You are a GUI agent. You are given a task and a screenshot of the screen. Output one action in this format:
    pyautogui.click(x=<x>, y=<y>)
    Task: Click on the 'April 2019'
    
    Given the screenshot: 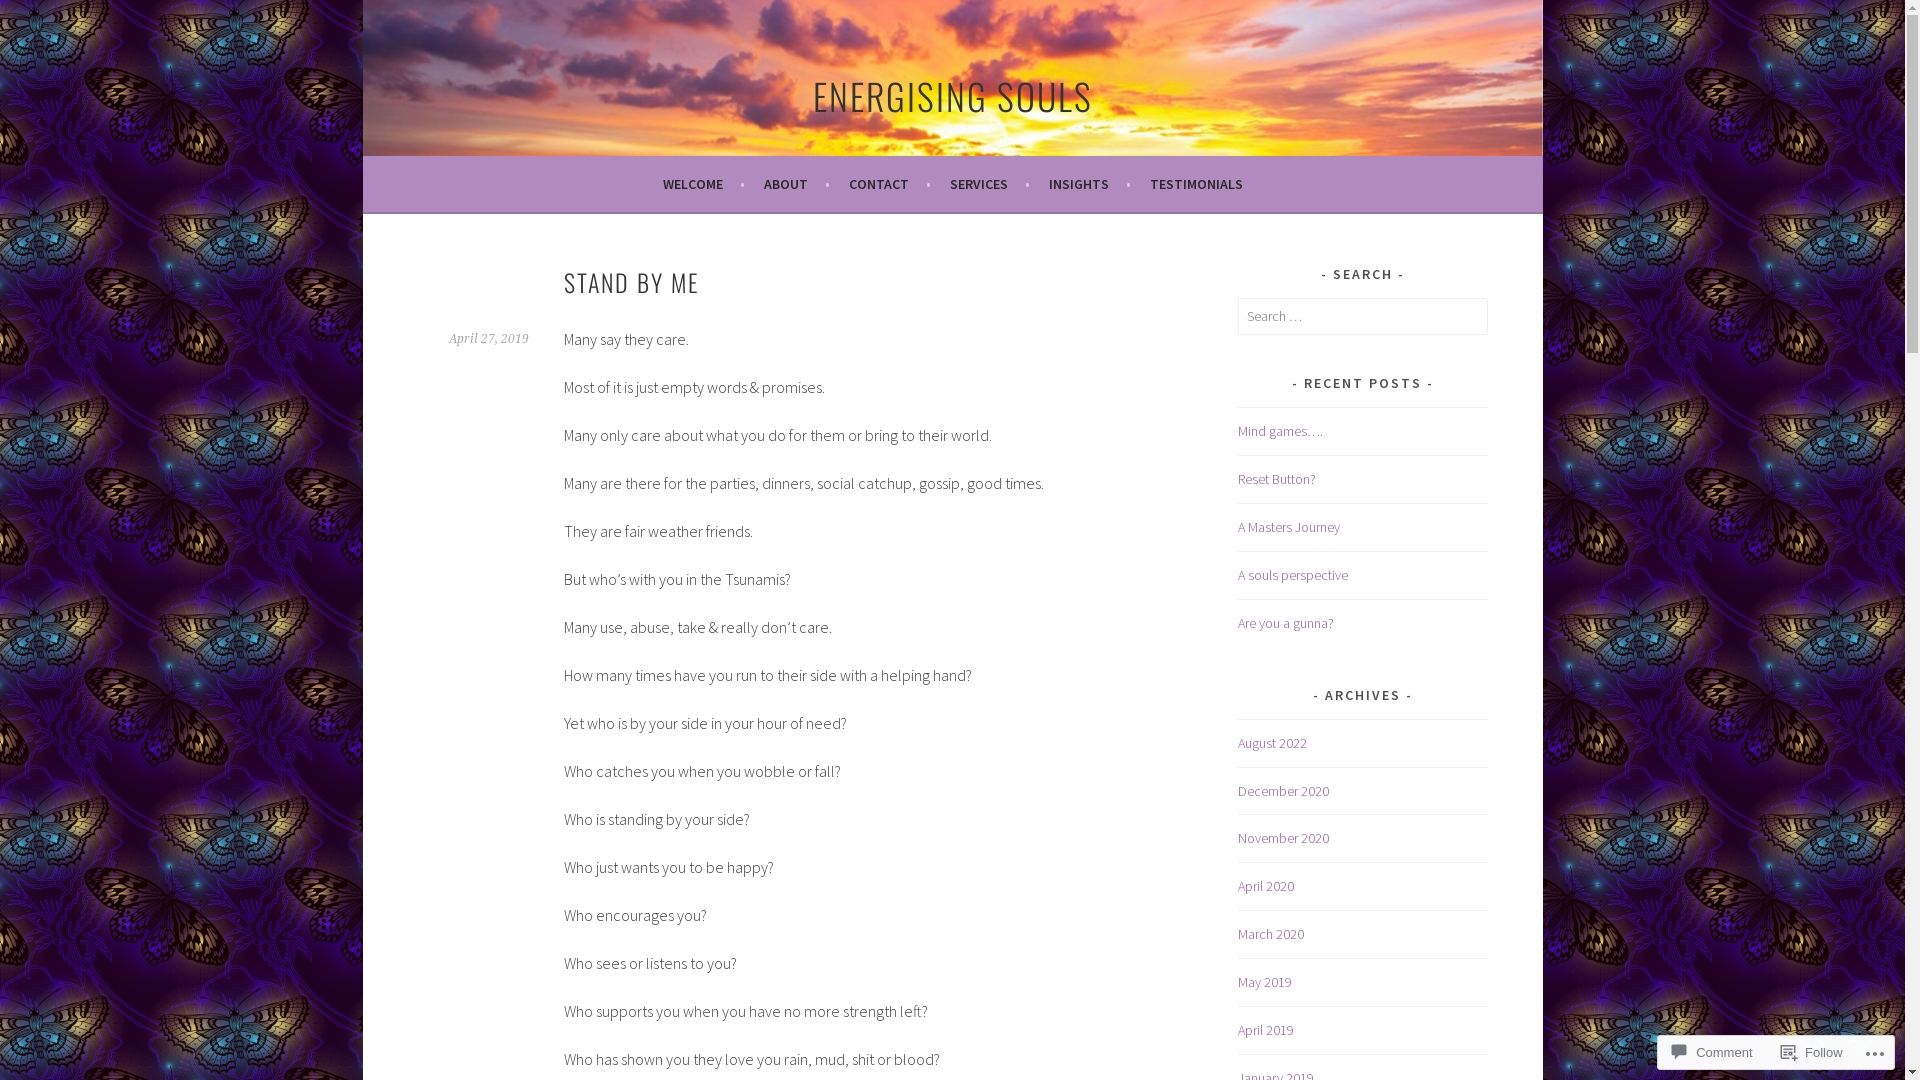 What is the action you would take?
    pyautogui.click(x=1265, y=1029)
    